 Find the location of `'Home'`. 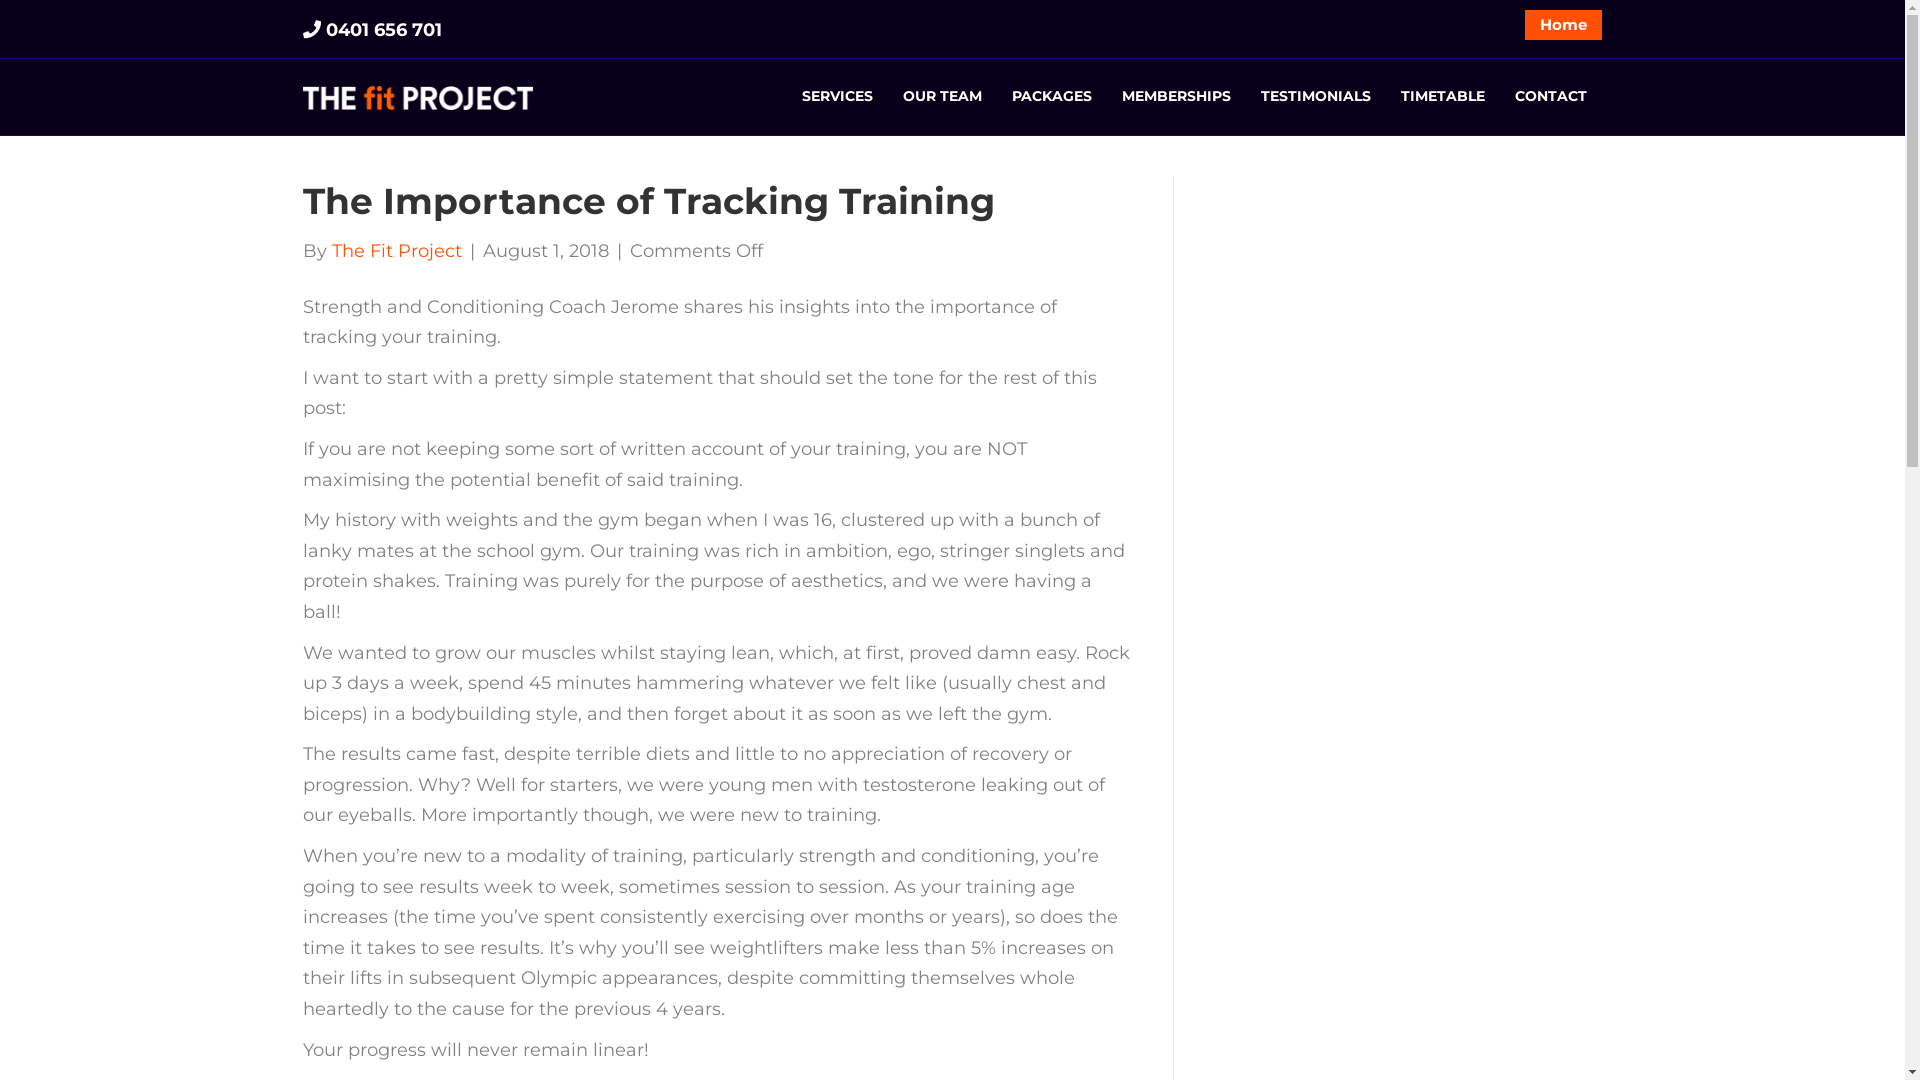

'Home' is located at coordinates (1562, 24).